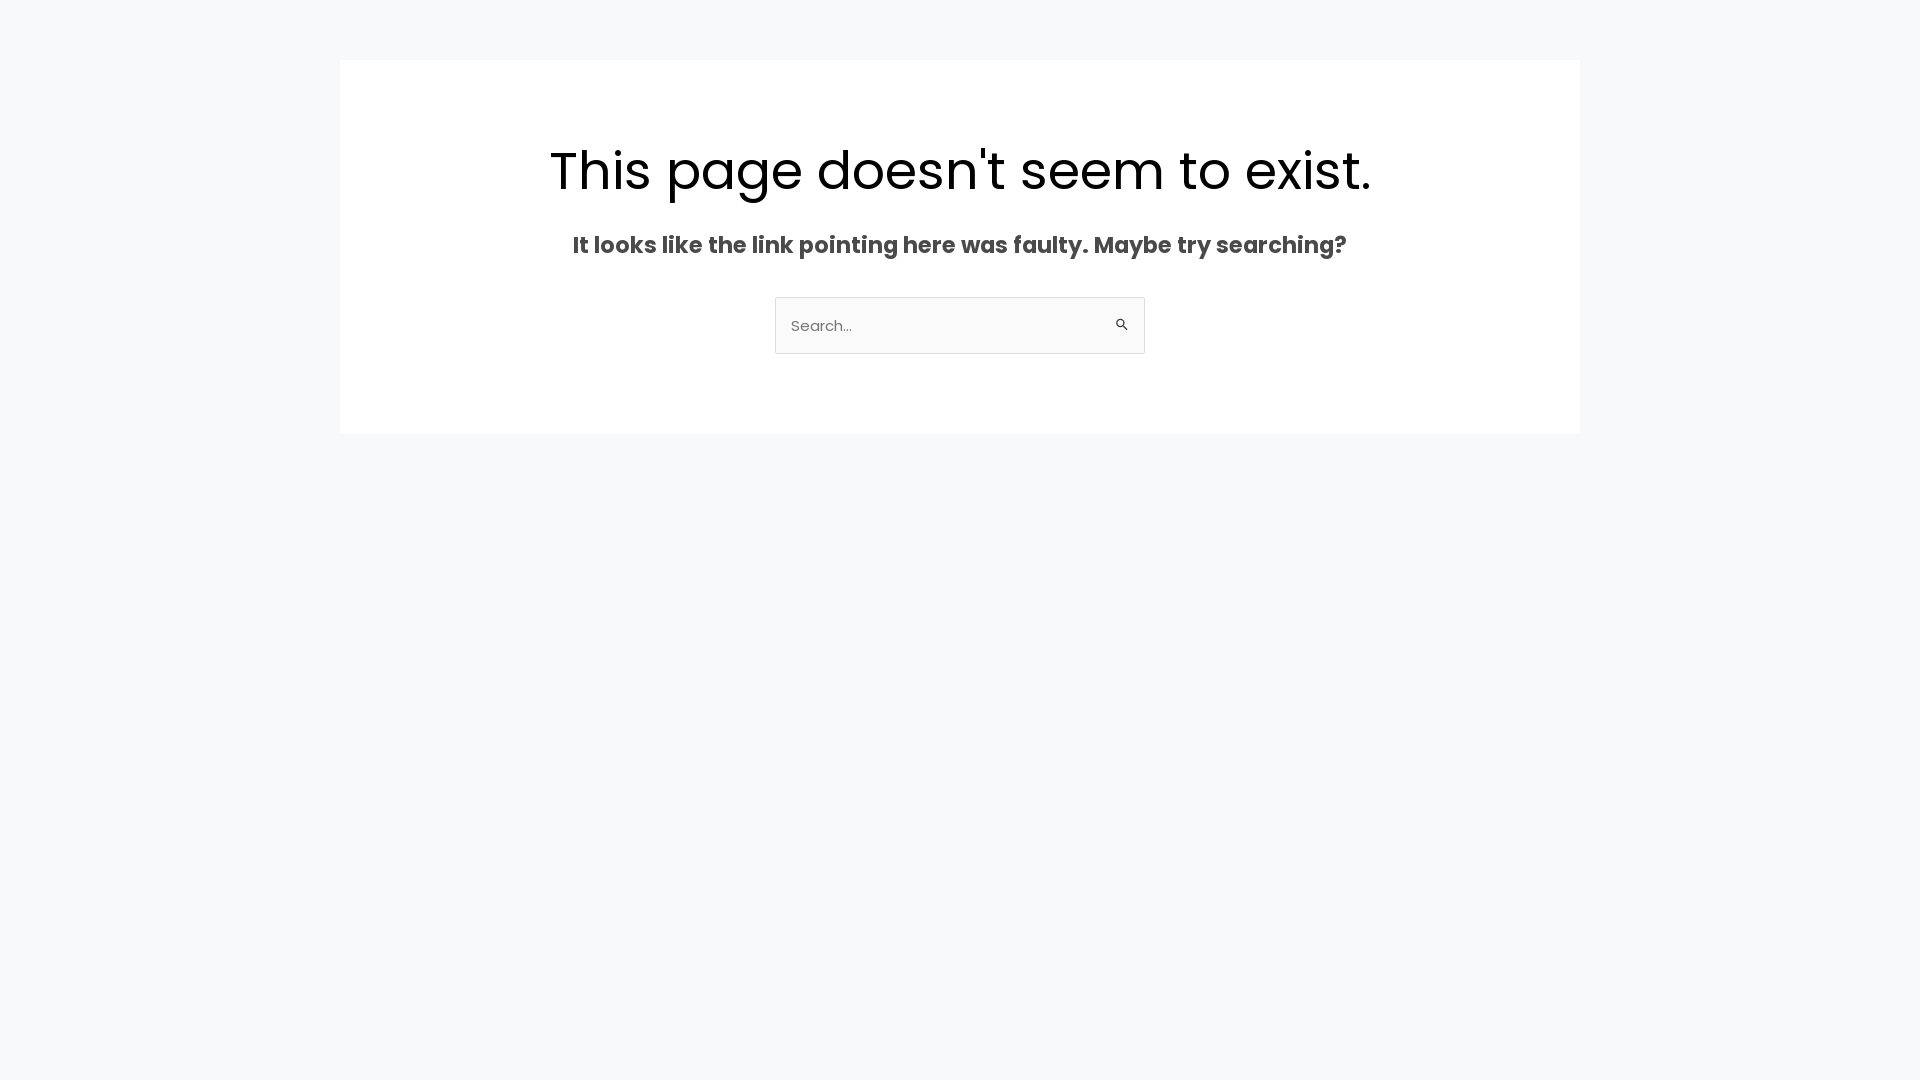 The height and width of the screenshot is (1080, 1920). Describe the element at coordinates (1122, 315) in the screenshot. I see `'Search'` at that location.